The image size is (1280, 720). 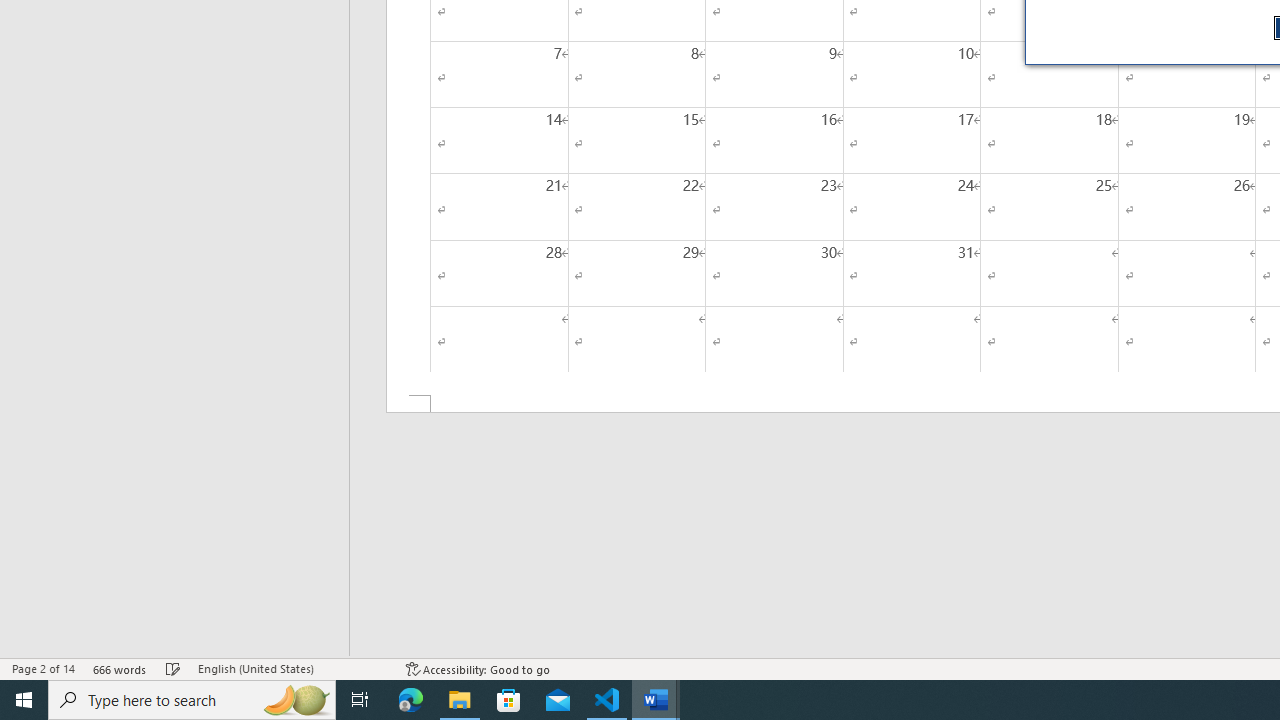 I want to click on 'Word Count 666 words', so click(x=119, y=669).